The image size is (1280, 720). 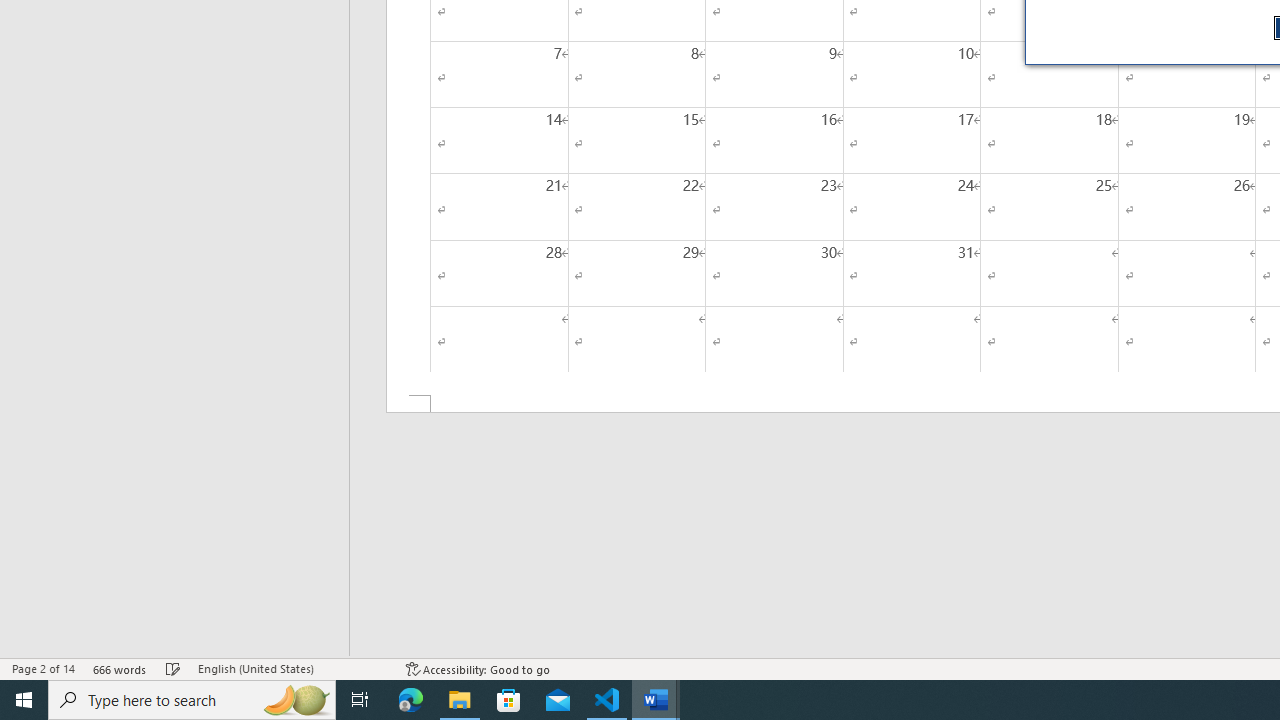 I want to click on 'Word Count 666 words', so click(x=119, y=669).